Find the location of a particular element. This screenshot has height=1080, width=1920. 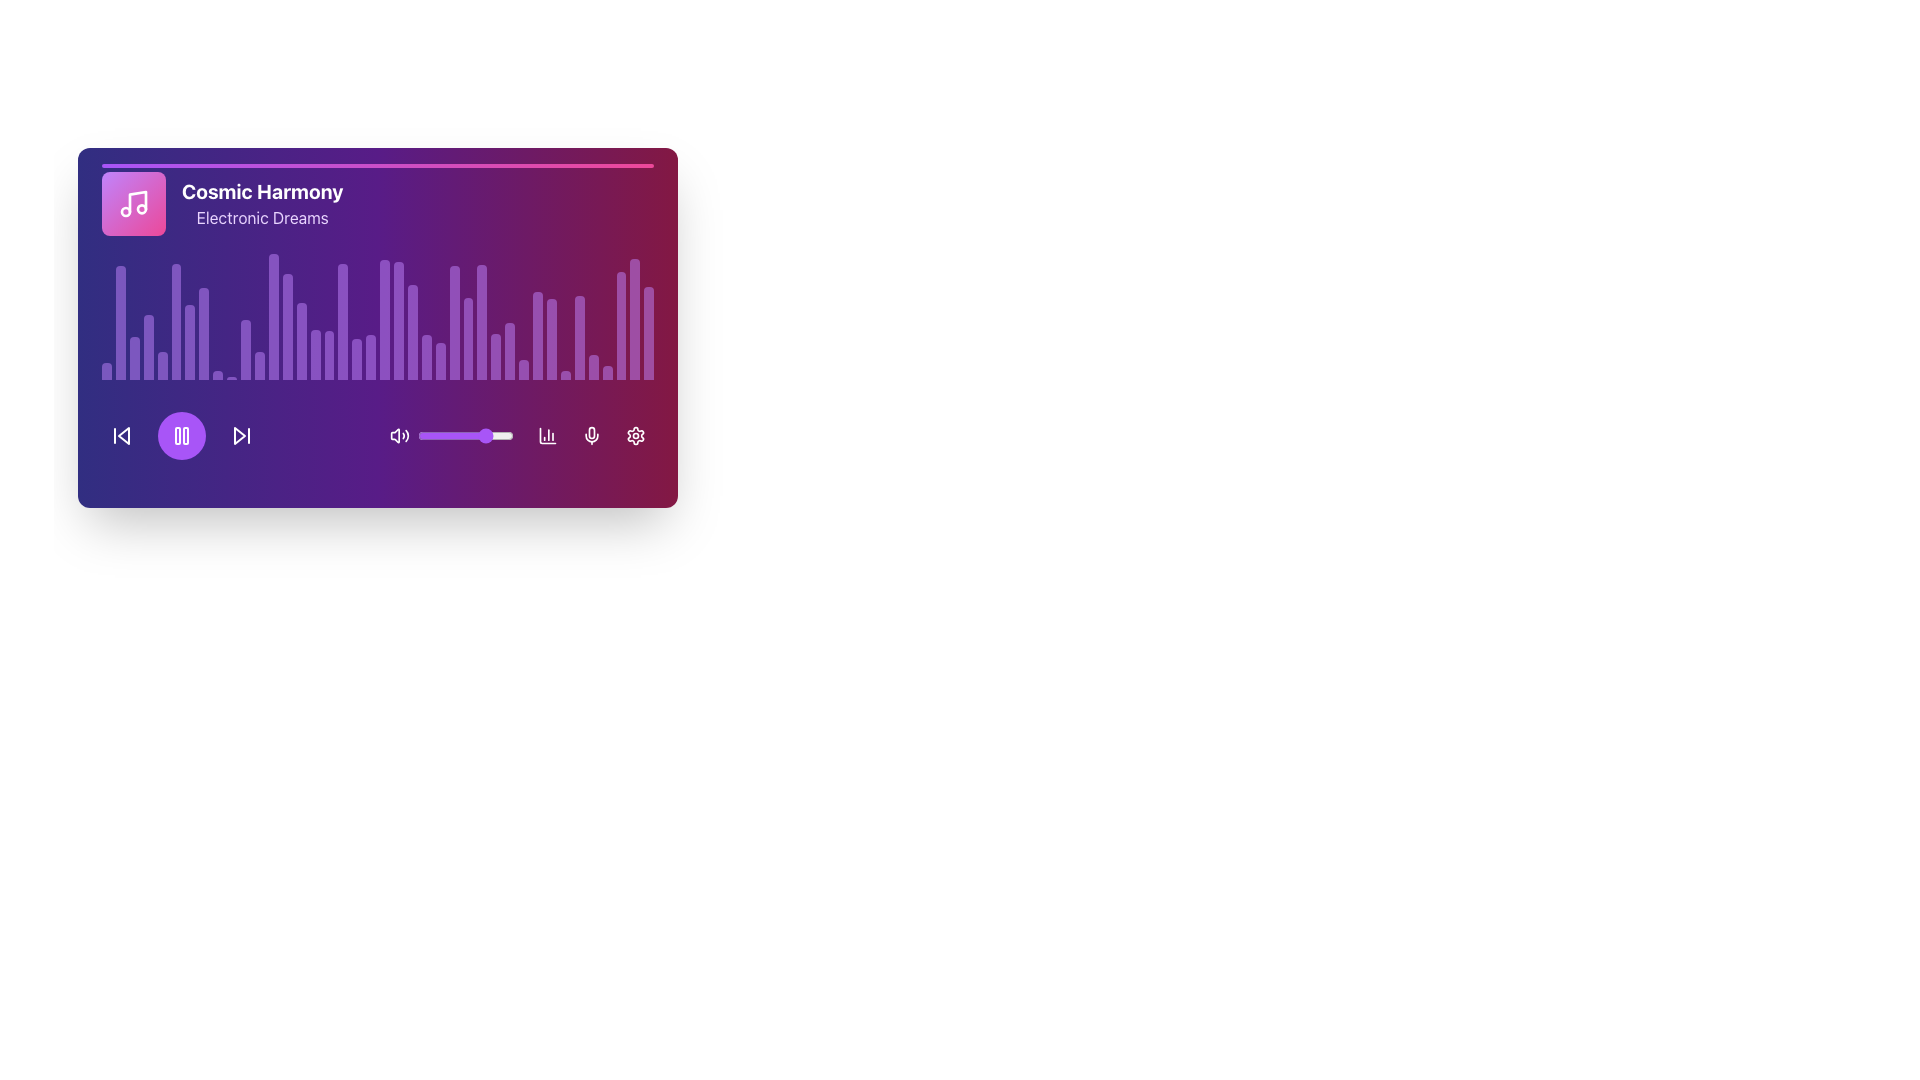

the 22nd vertical bar of the bar chart, which has a purple background, to use it as a visual representation within the music-themed widget is located at coordinates (398, 320).